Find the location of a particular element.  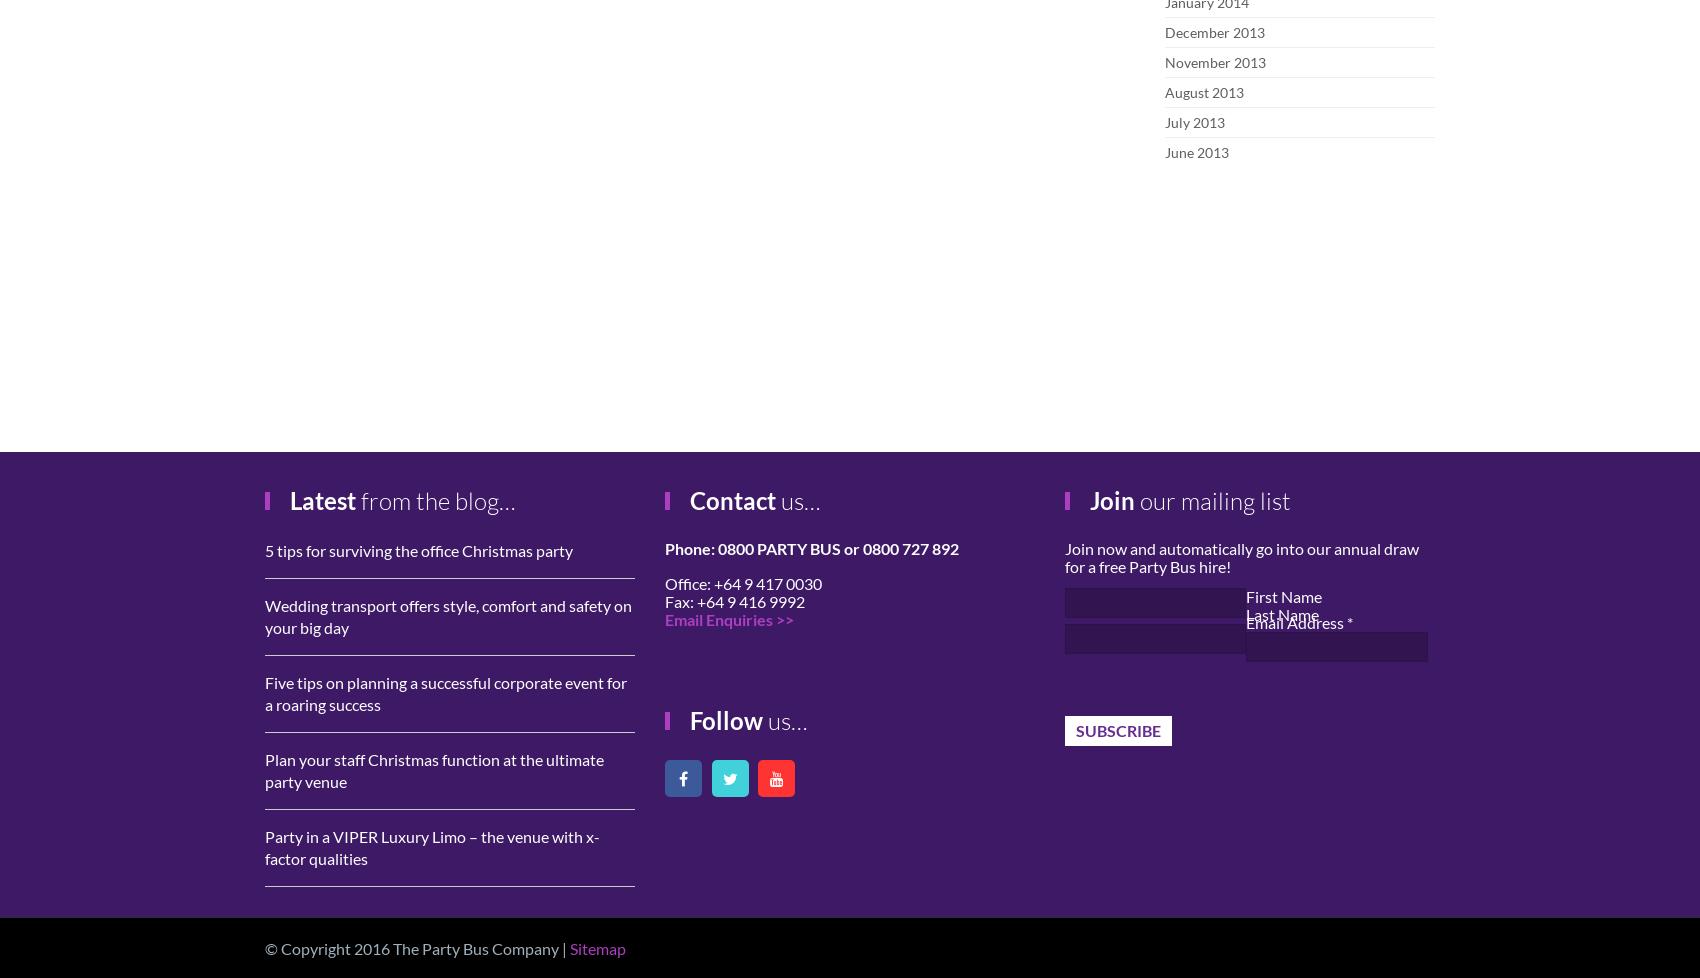

'Follow' is located at coordinates (726, 720).